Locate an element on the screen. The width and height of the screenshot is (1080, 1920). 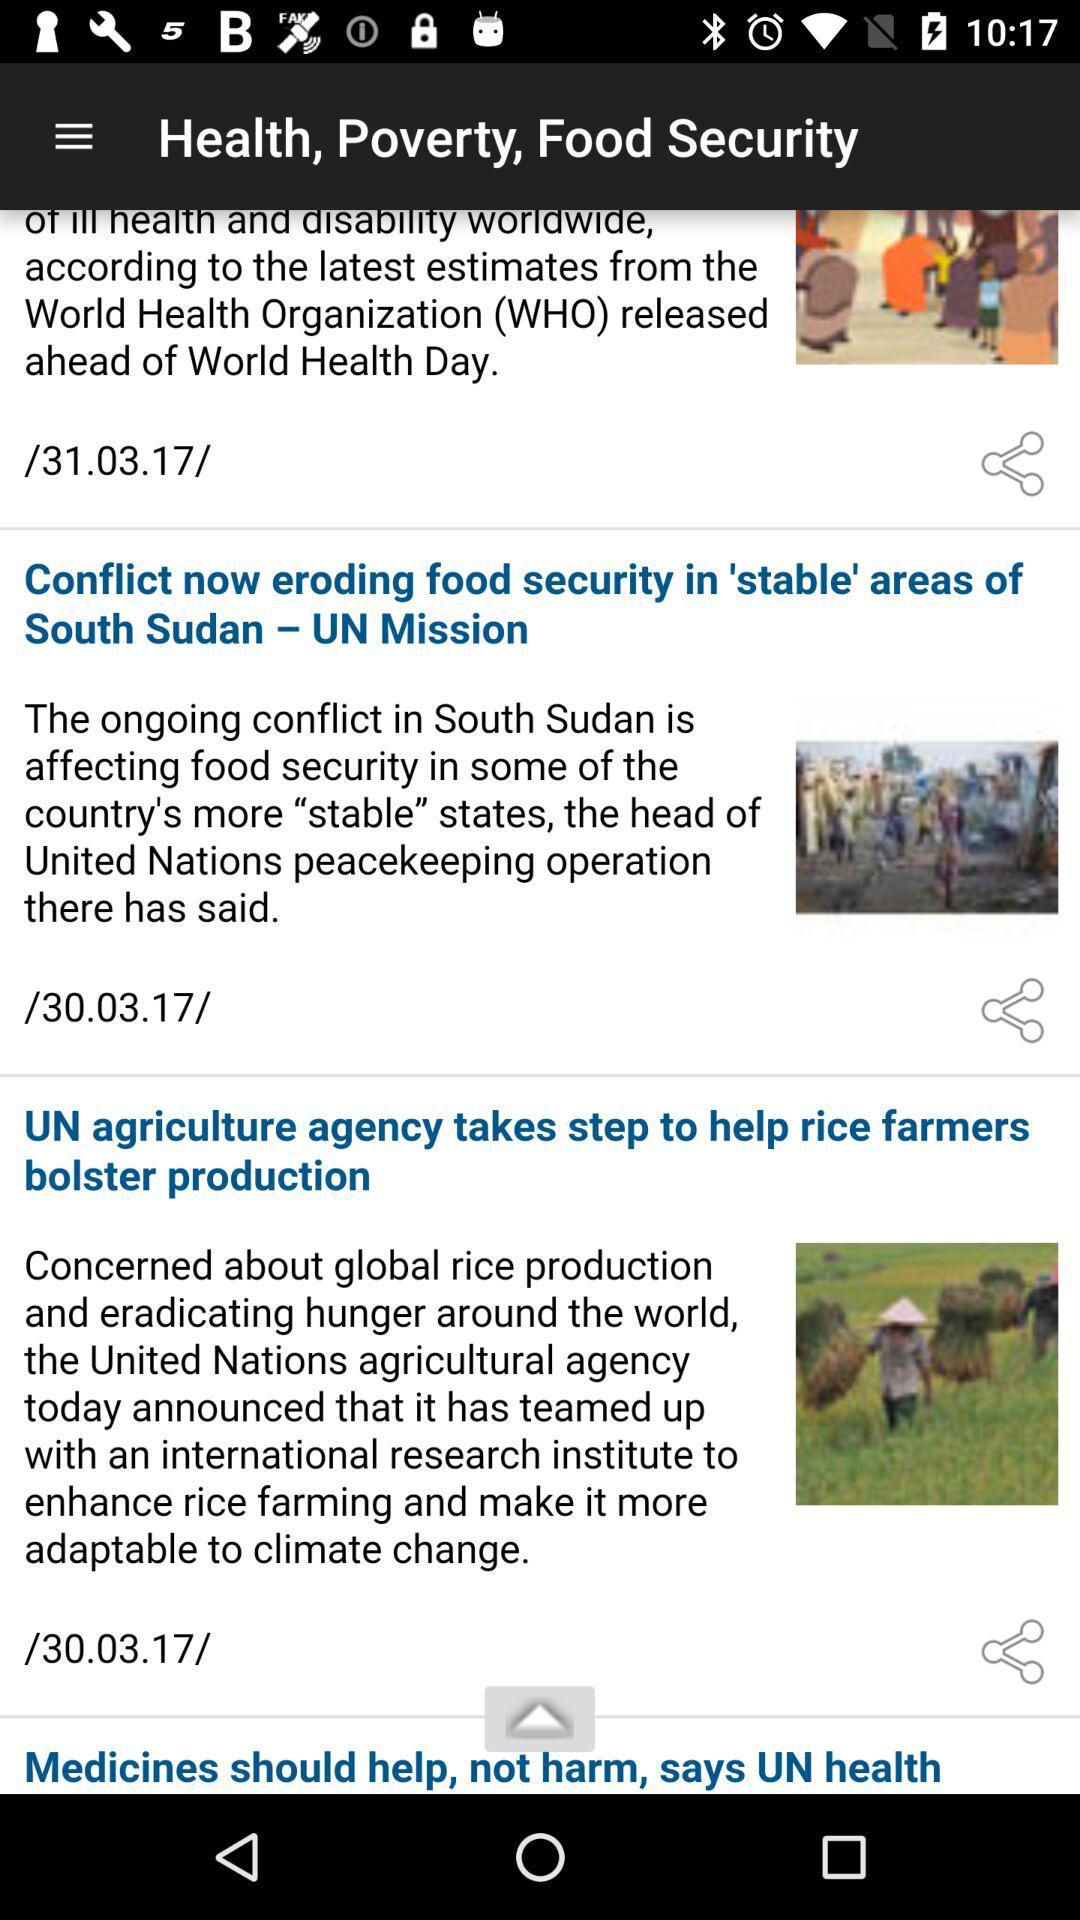
the share icon is located at coordinates (1017, 1652).